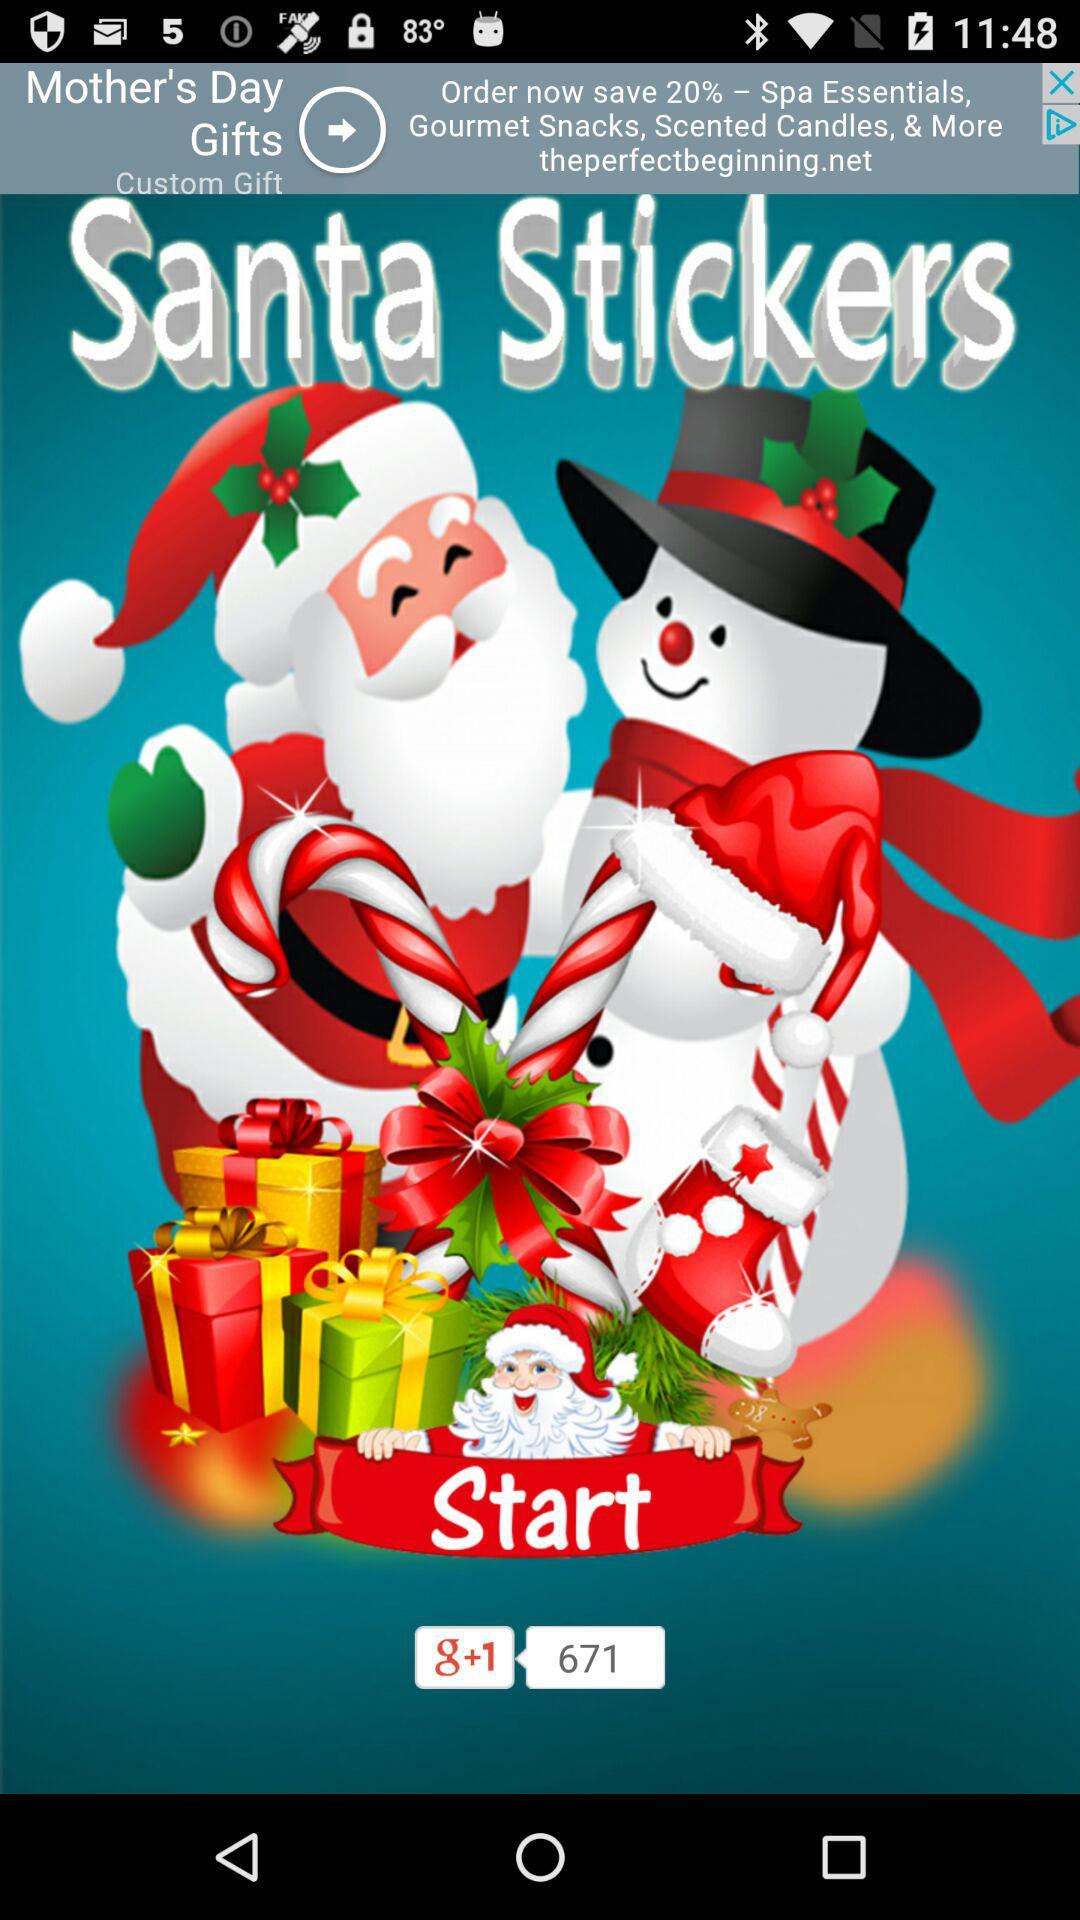 The image size is (1080, 1920). What do you see at coordinates (540, 1430) in the screenshot?
I see `nadvantisment` at bounding box center [540, 1430].